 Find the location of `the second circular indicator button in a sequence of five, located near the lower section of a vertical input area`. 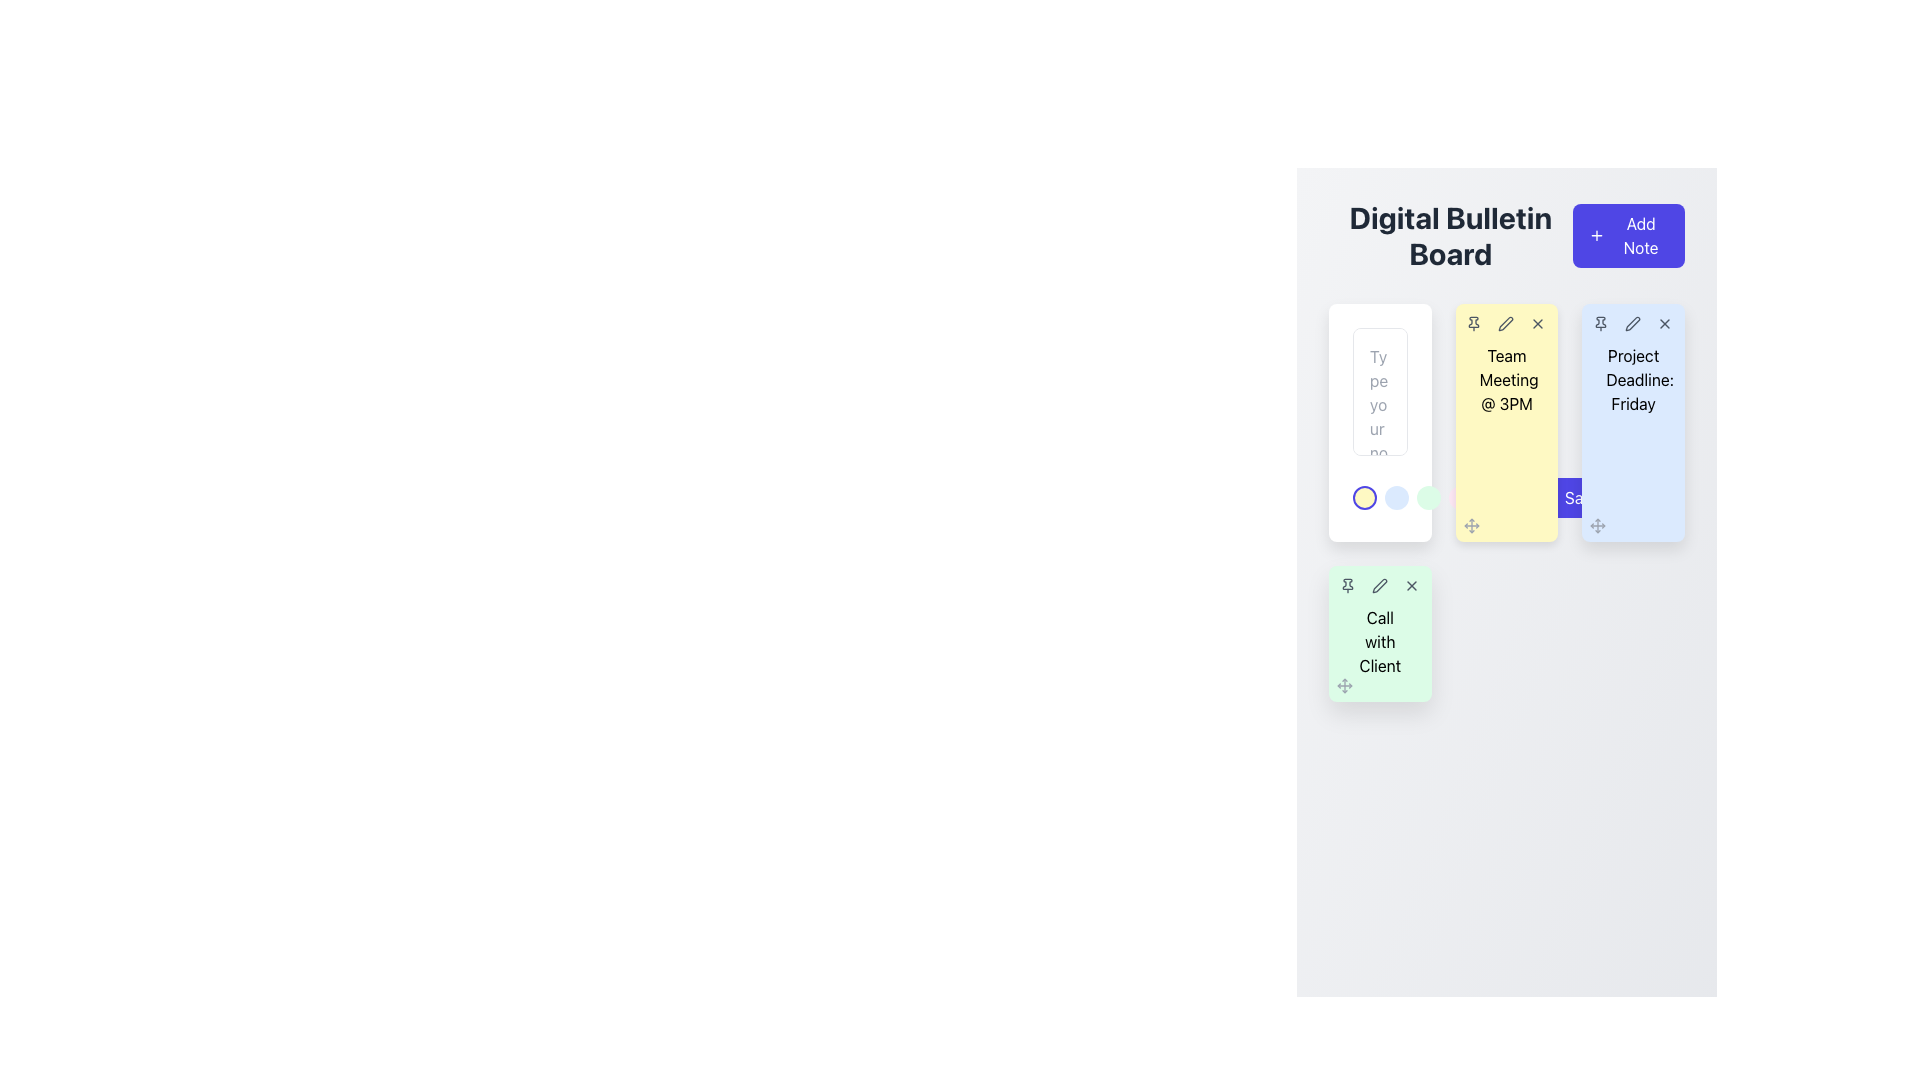

the second circular indicator button in a sequence of five, located near the lower section of a vertical input area is located at coordinates (1395, 496).